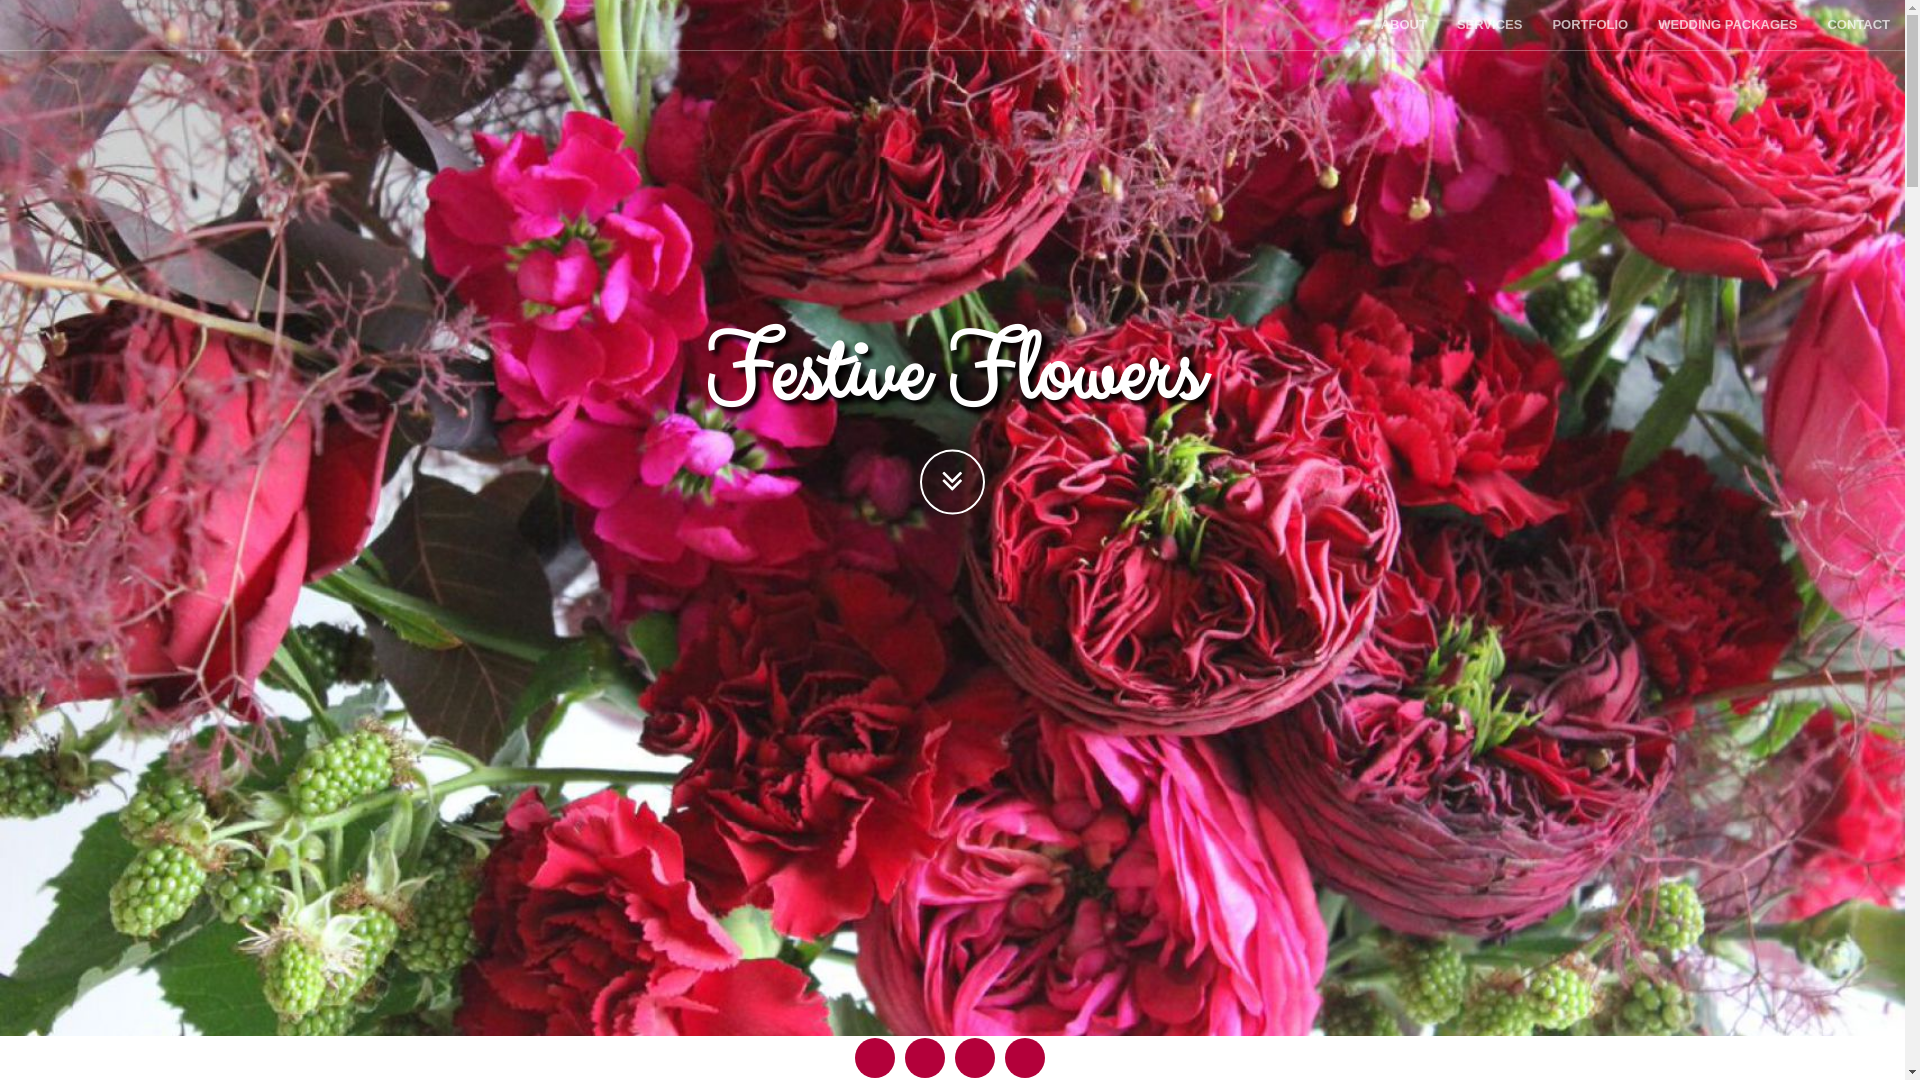 This screenshot has height=1080, width=1920. I want to click on 'WEDDING PACKAGES', so click(1726, 24).